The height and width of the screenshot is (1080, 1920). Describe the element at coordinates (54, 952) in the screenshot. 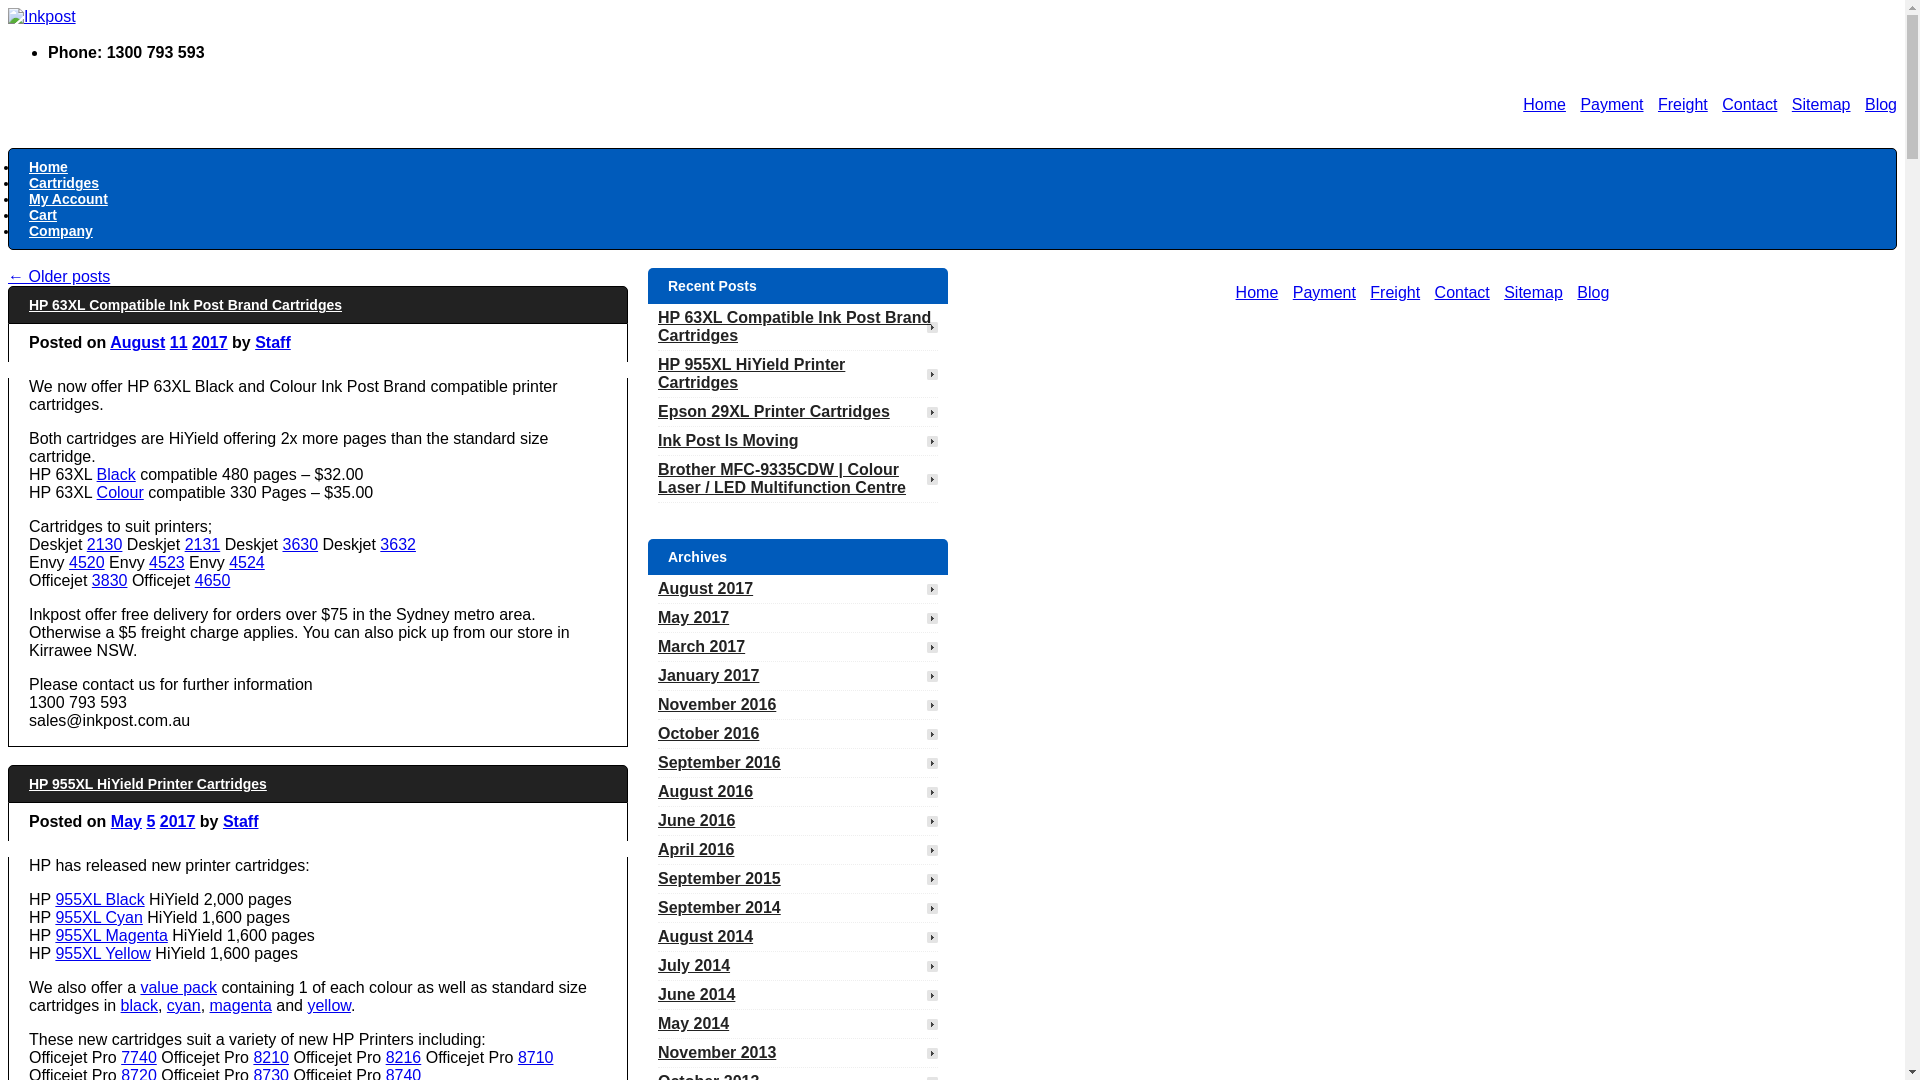

I see `'955XL Yellow'` at that location.